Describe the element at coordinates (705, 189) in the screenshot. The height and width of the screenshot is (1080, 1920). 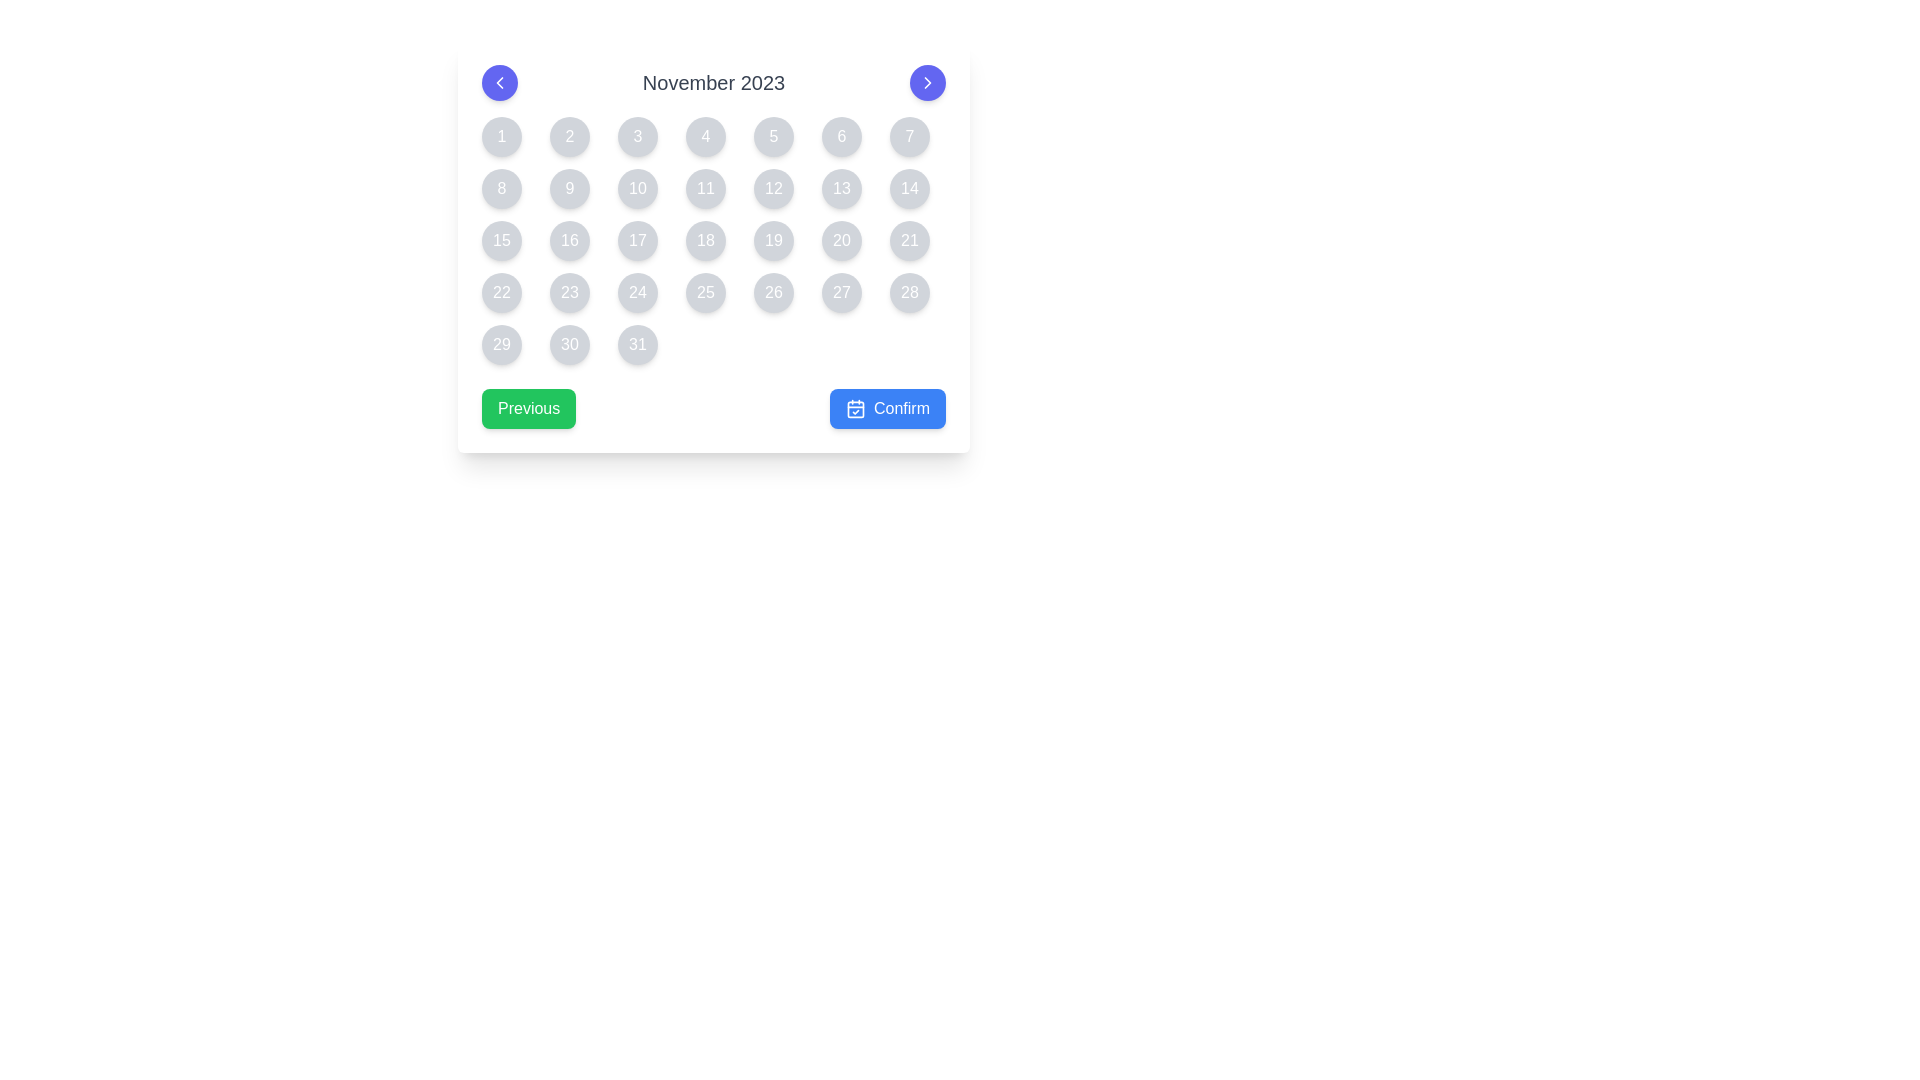
I see `the circular button with a gray background and the number '11' in white font` at that location.